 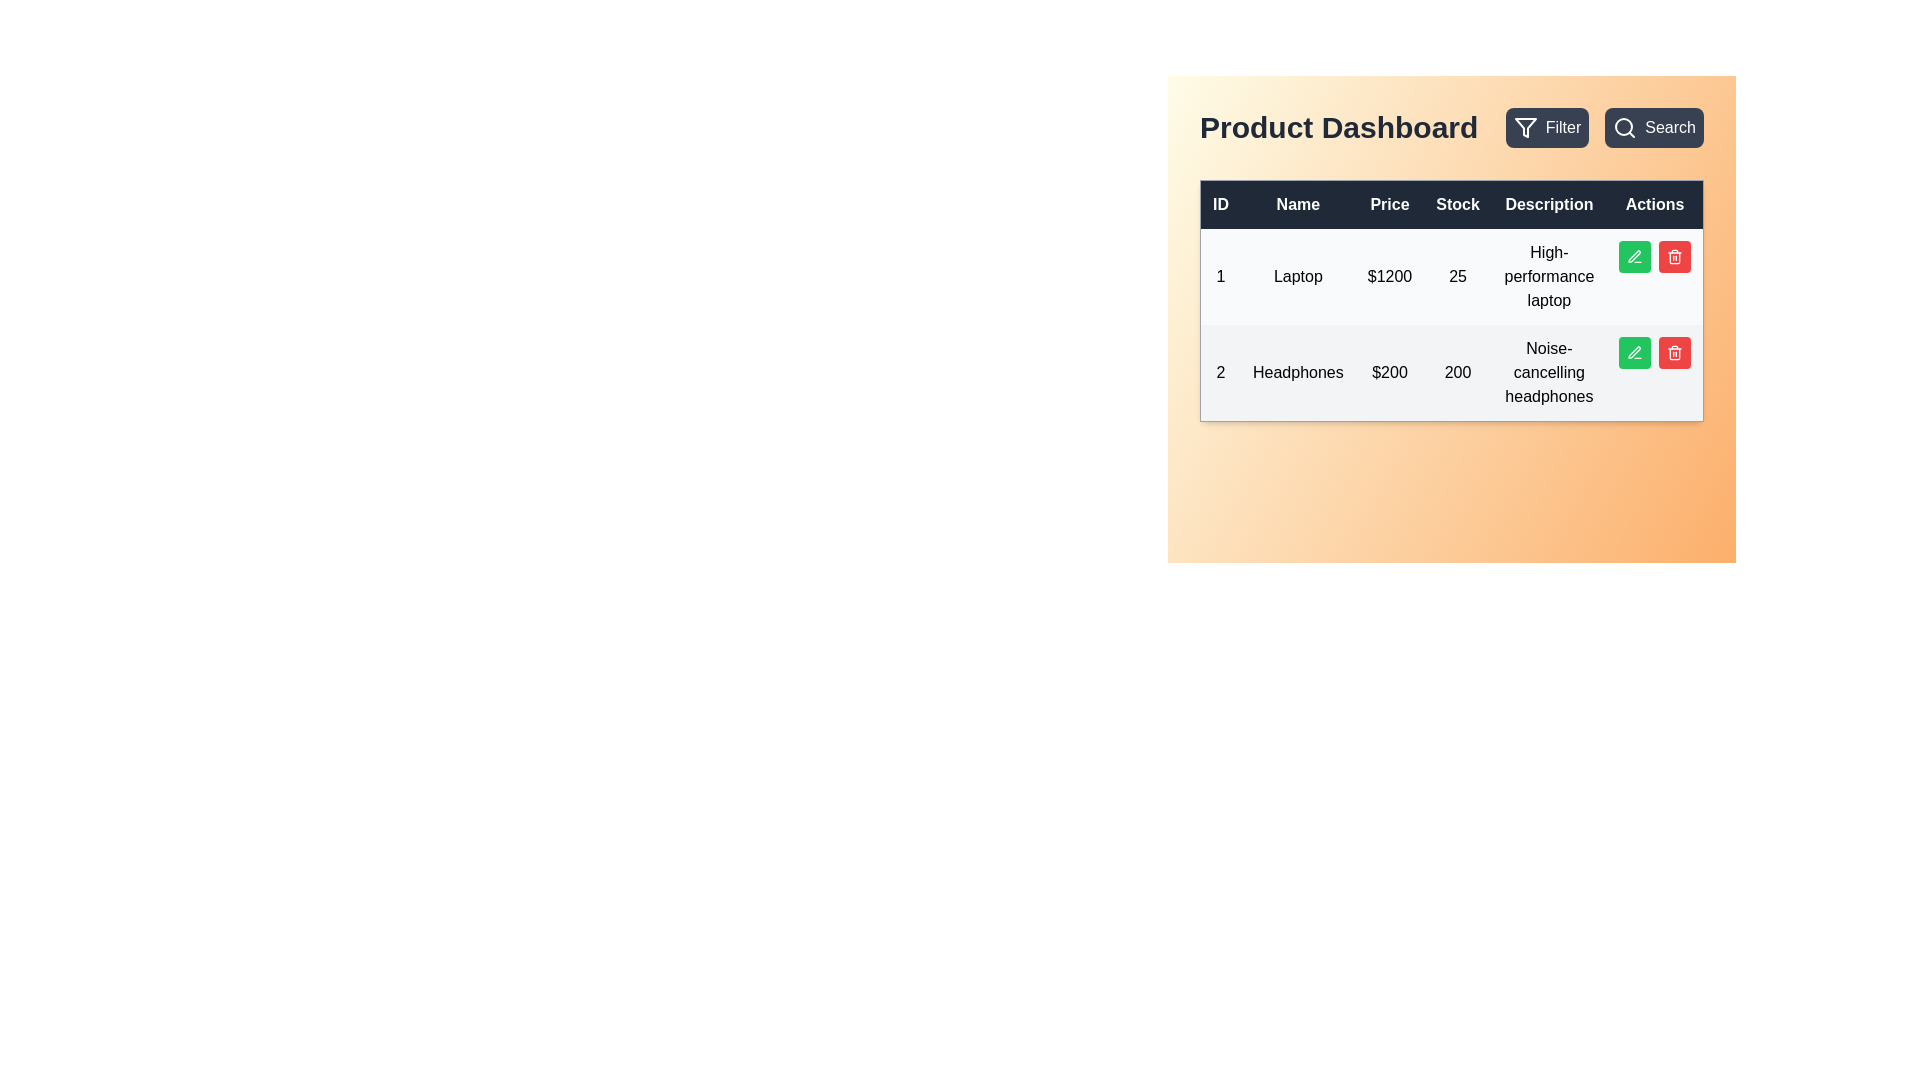 I want to click on the edit Icon button in the Actions column of the table for the Laptop entry, so click(x=1635, y=256).